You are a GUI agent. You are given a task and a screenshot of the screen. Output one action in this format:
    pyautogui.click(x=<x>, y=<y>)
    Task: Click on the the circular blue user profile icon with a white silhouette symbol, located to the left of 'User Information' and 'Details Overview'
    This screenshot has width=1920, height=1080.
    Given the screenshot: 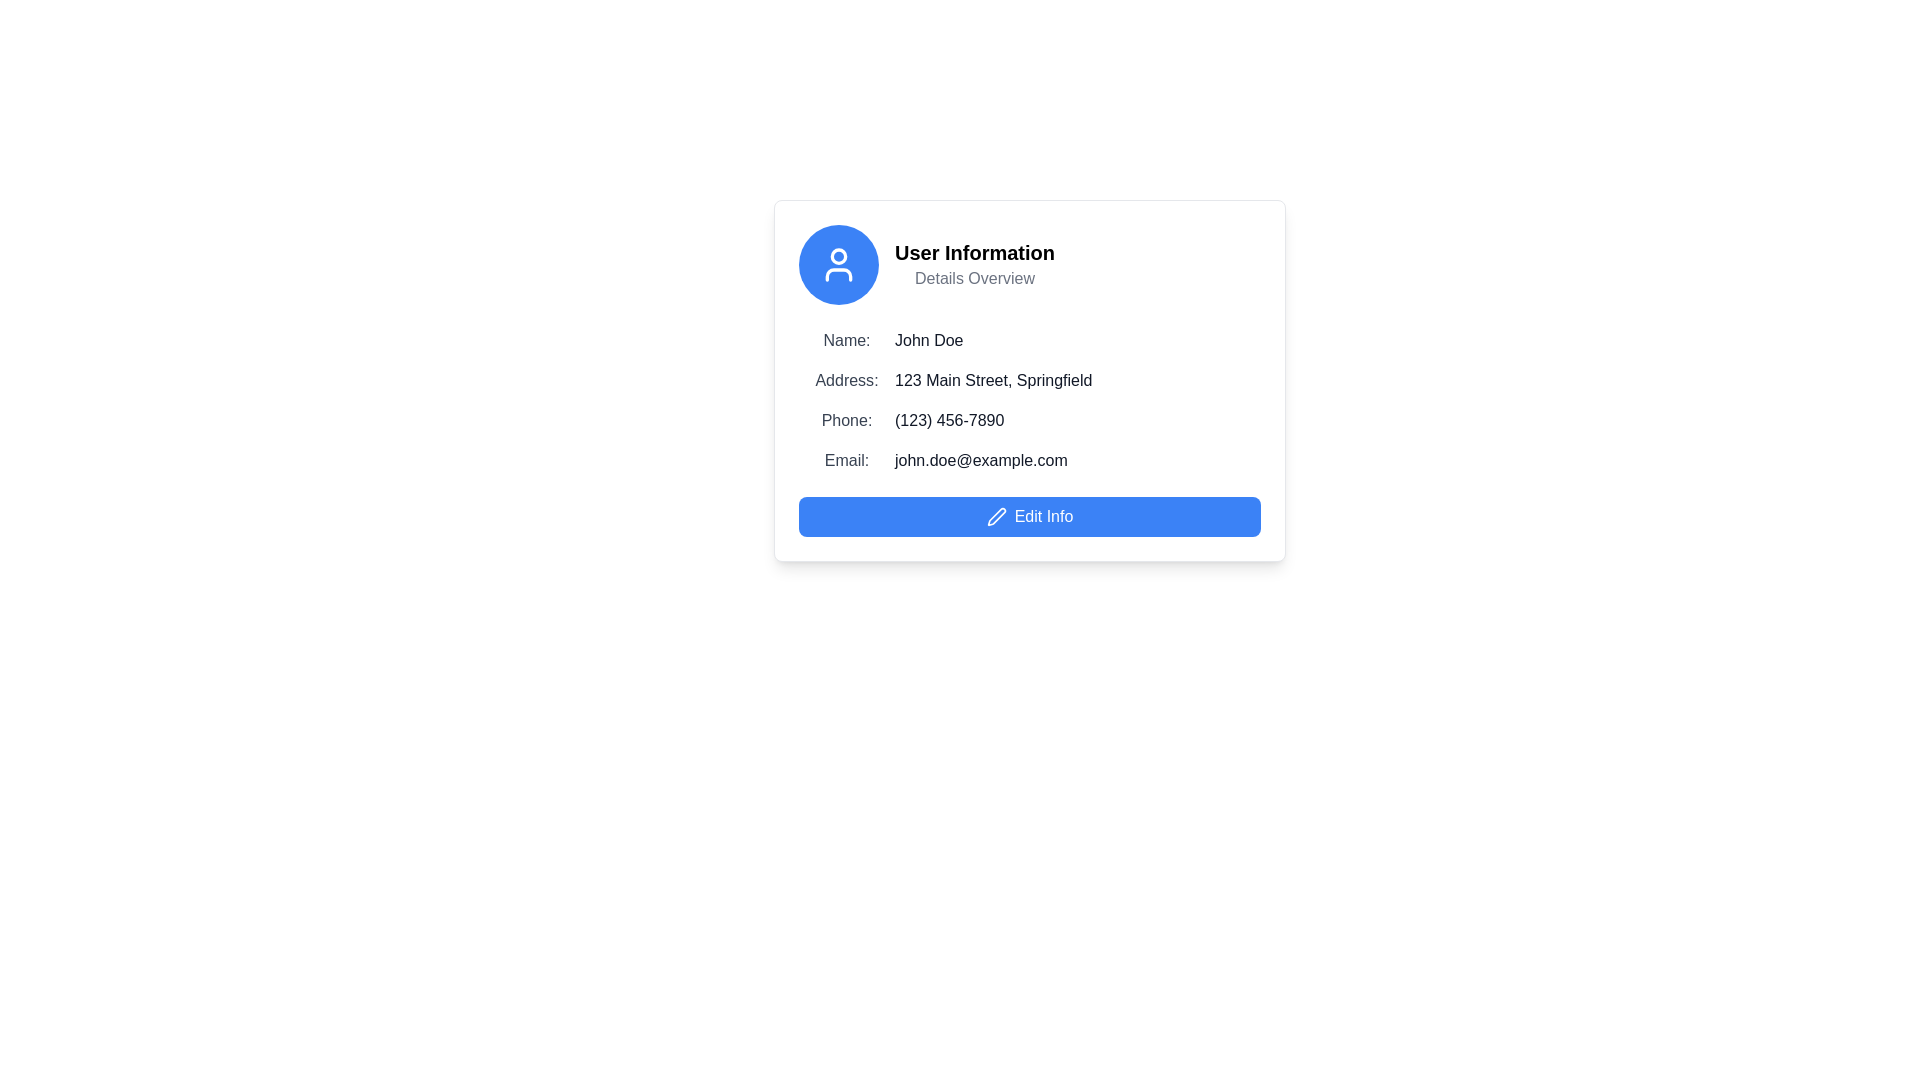 What is the action you would take?
    pyautogui.click(x=839, y=264)
    